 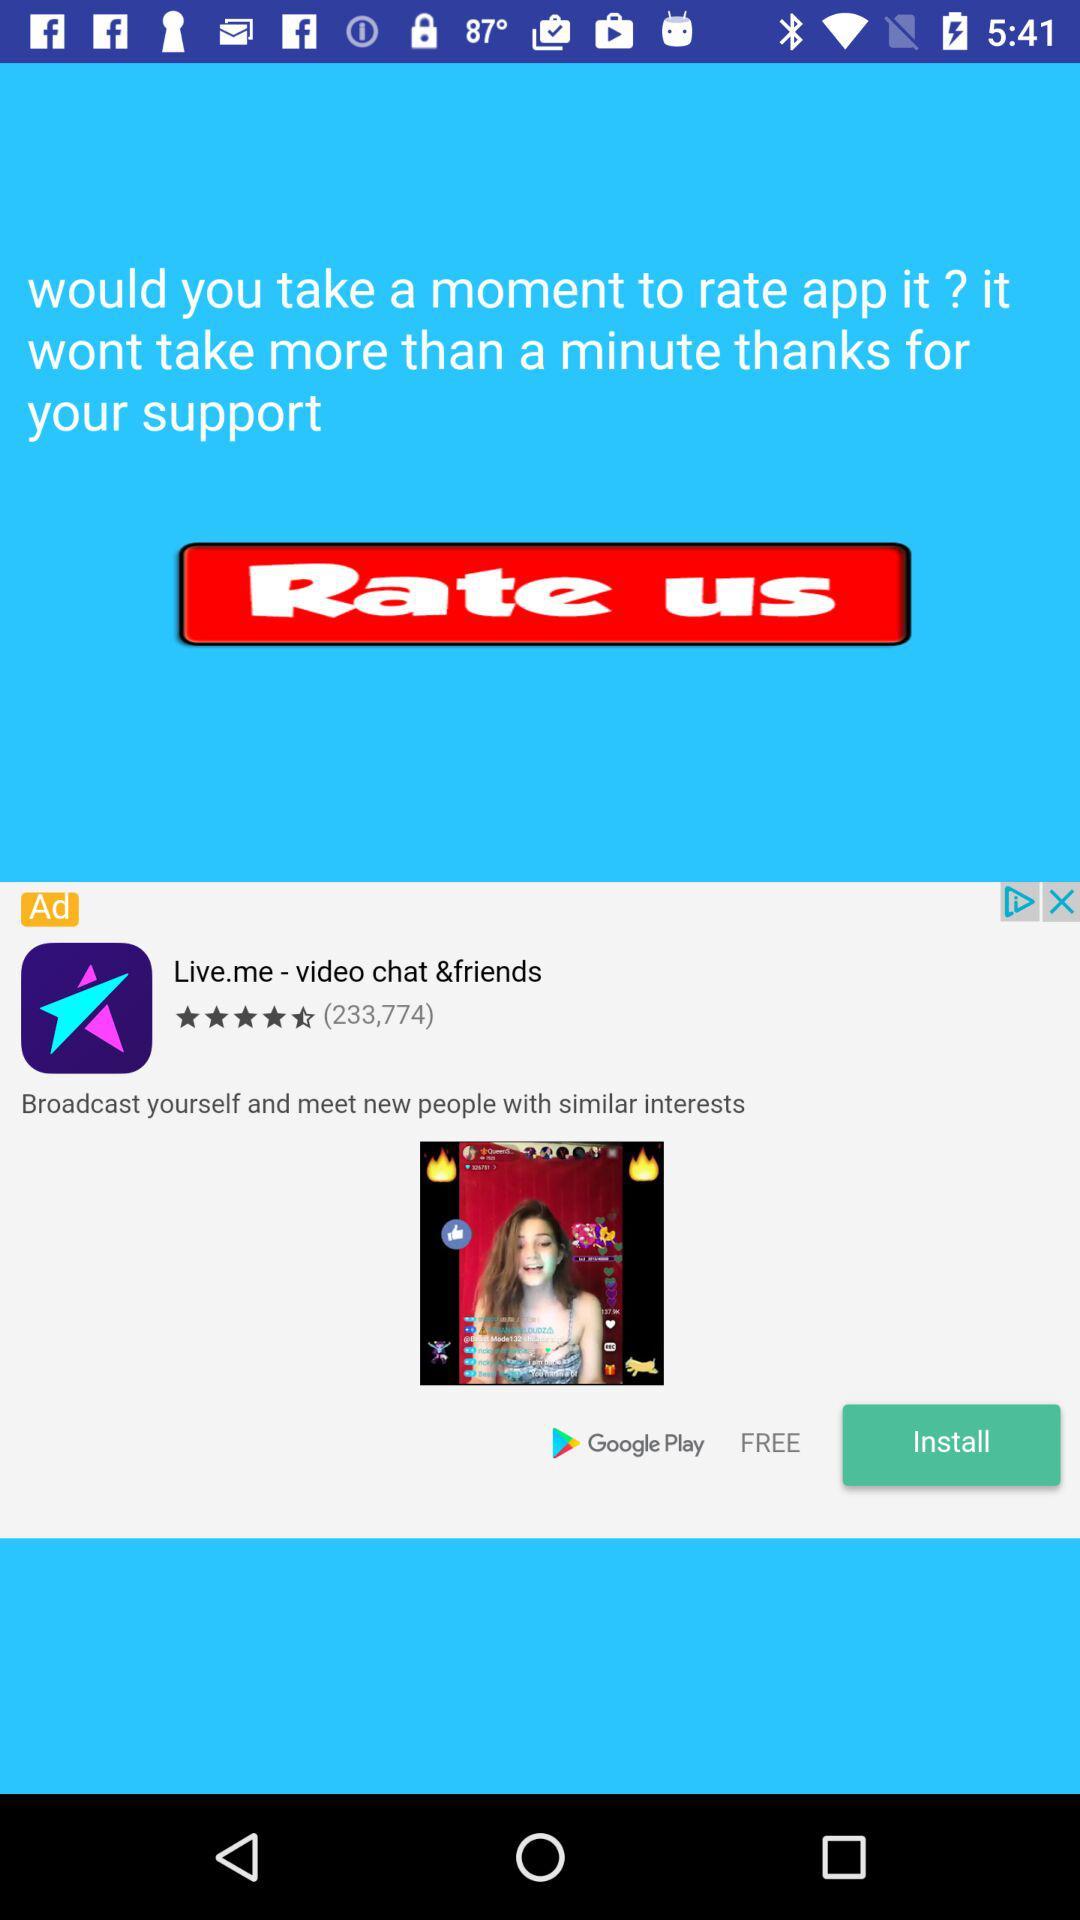 What do you see at coordinates (547, 592) in the screenshot?
I see `rate` at bounding box center [547, 592].